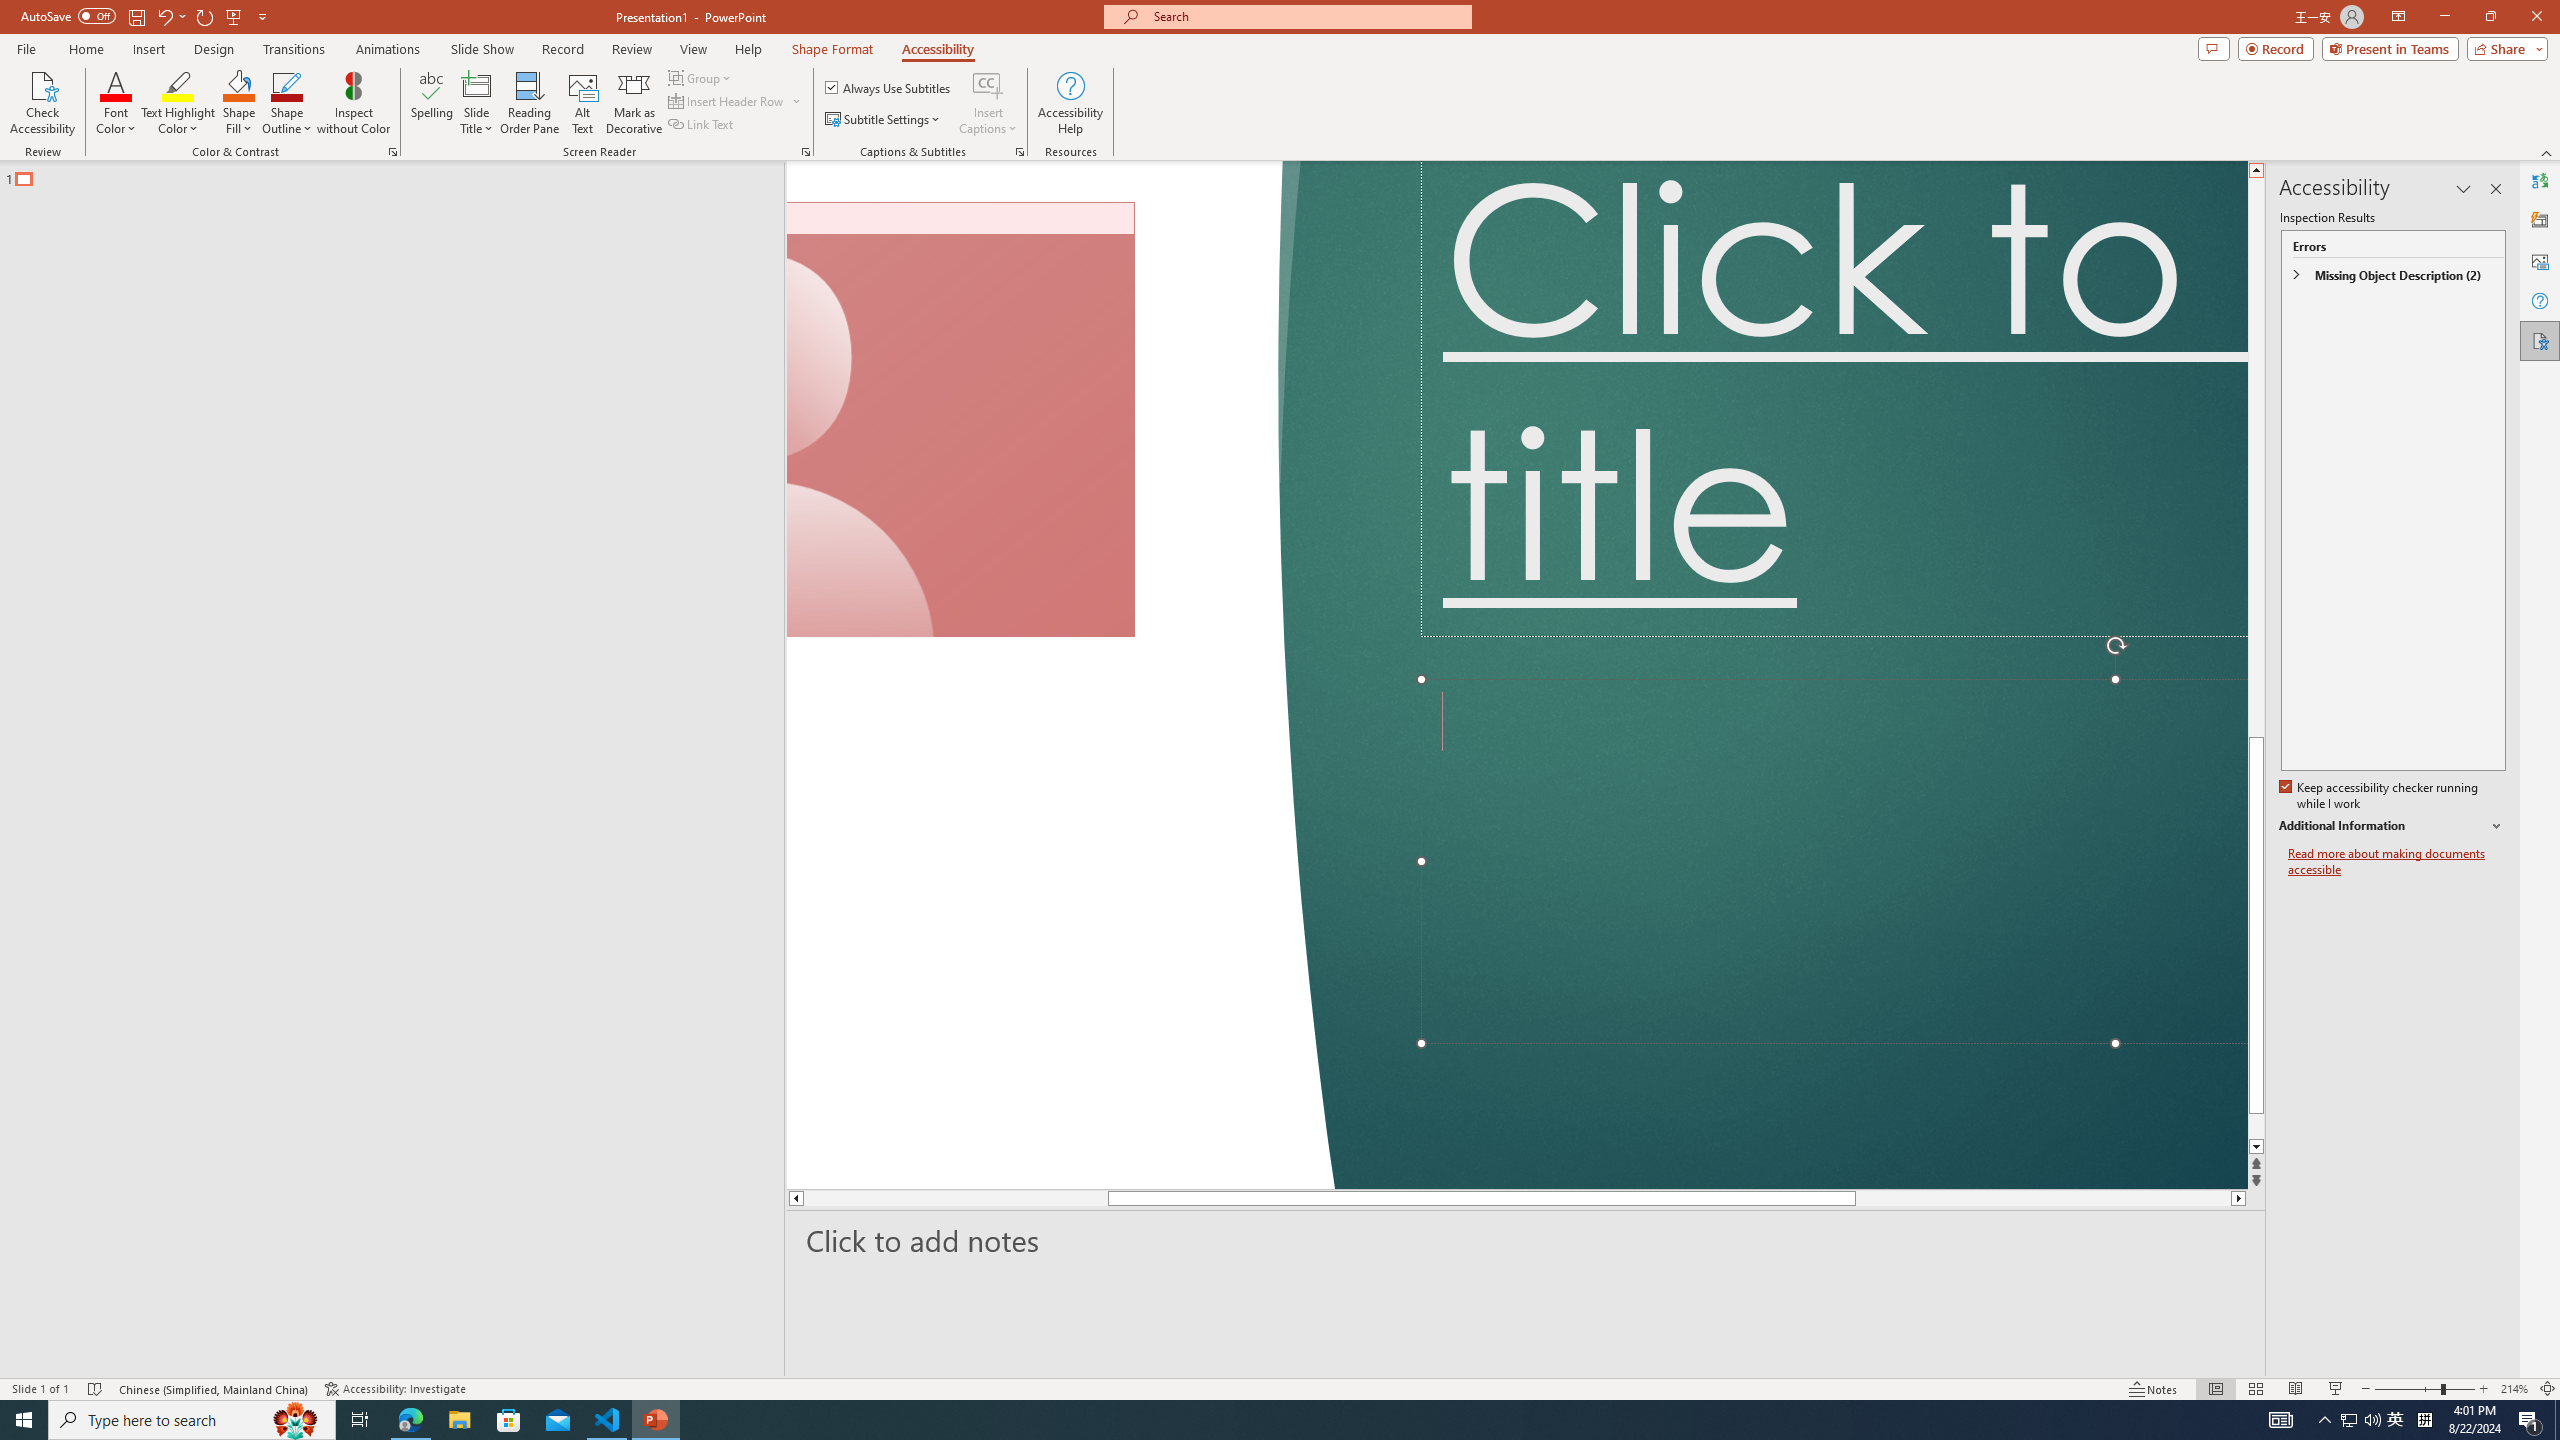  What do you see at coordinates (961, 420) in the screenshot?
I see `'Camera 7, No camera detected.'` at bounding box center [961, 420].